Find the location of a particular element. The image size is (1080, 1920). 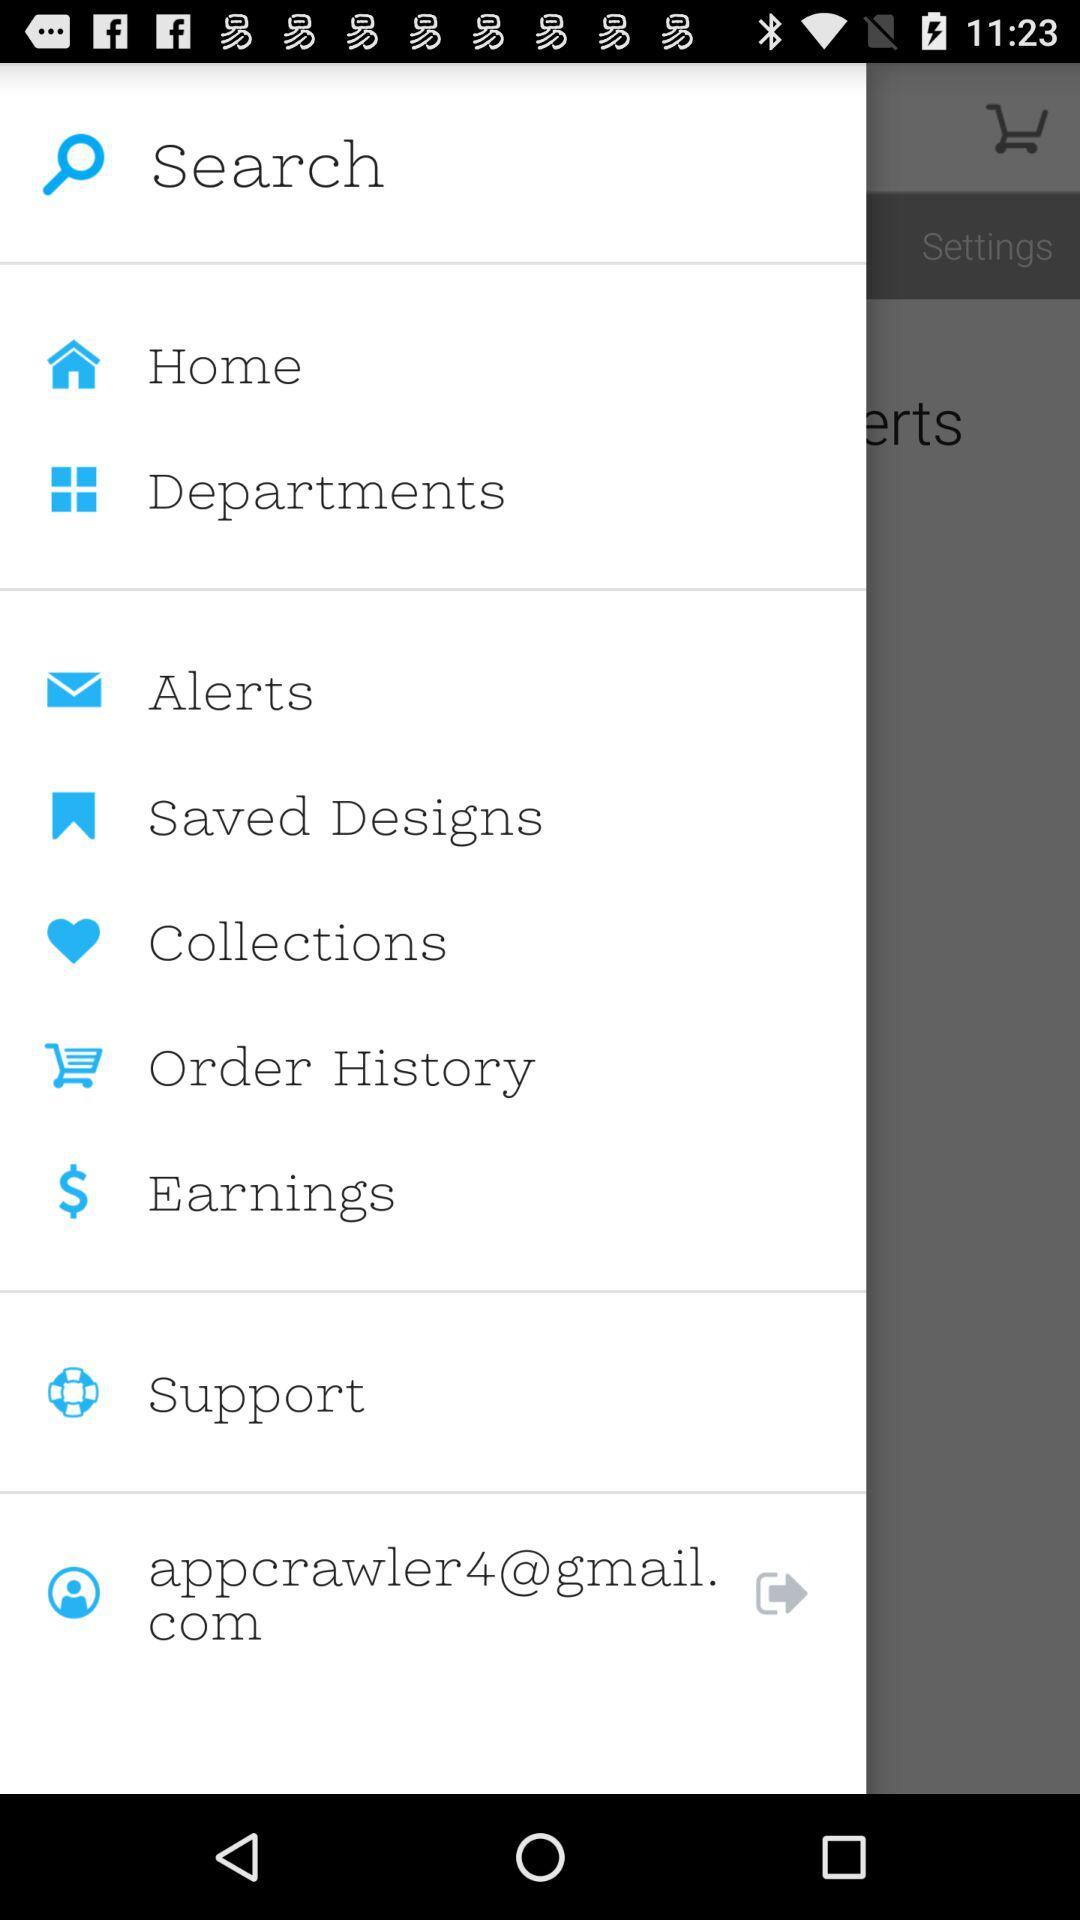

the search icon is located at coordinates (56, 136).